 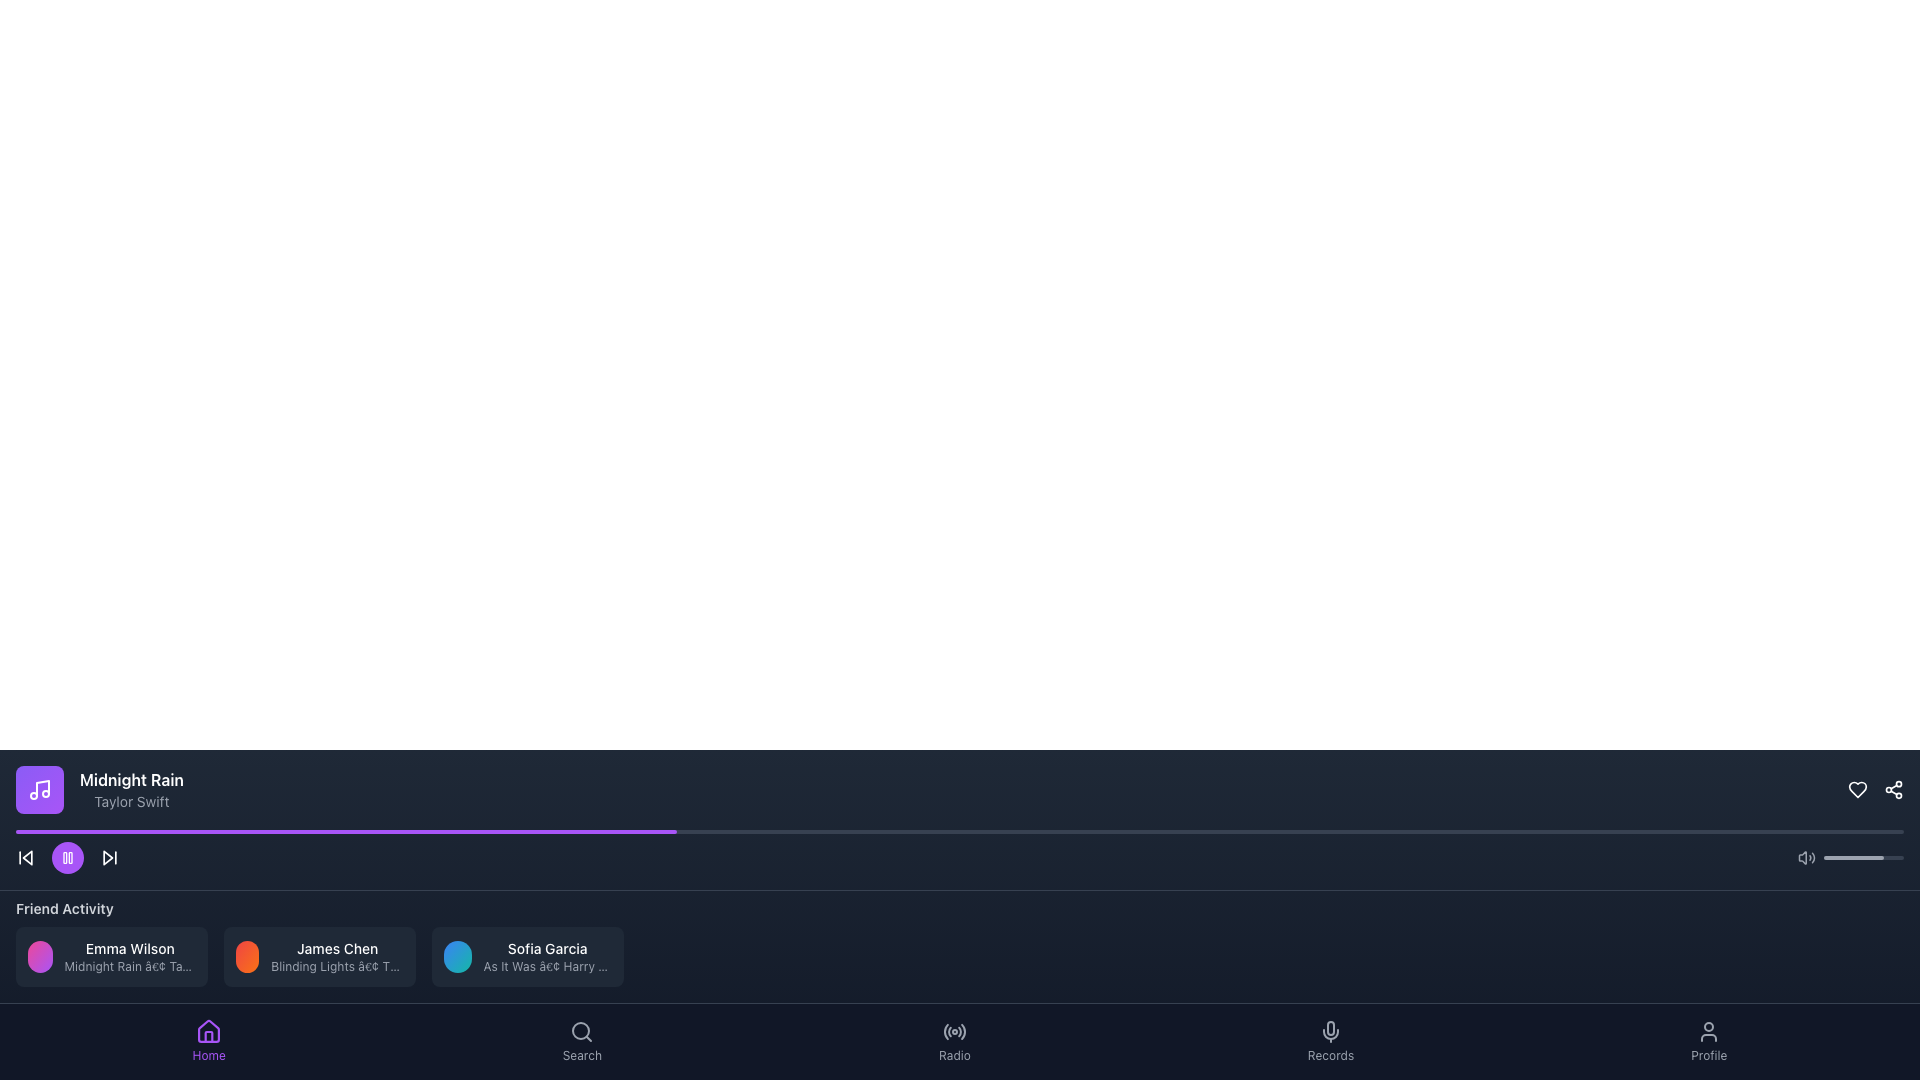 What do you see at coordinates (40, 955) in the screenshot?
I see `the circular avatar profile indicator located in the 'Friend Activity' section, which has a gradient color from pink to purple and is aligned with the text 'Emma Wilson' and 'Midnight Rain • Taylor Swift.'` at bounding box center [40, 955].